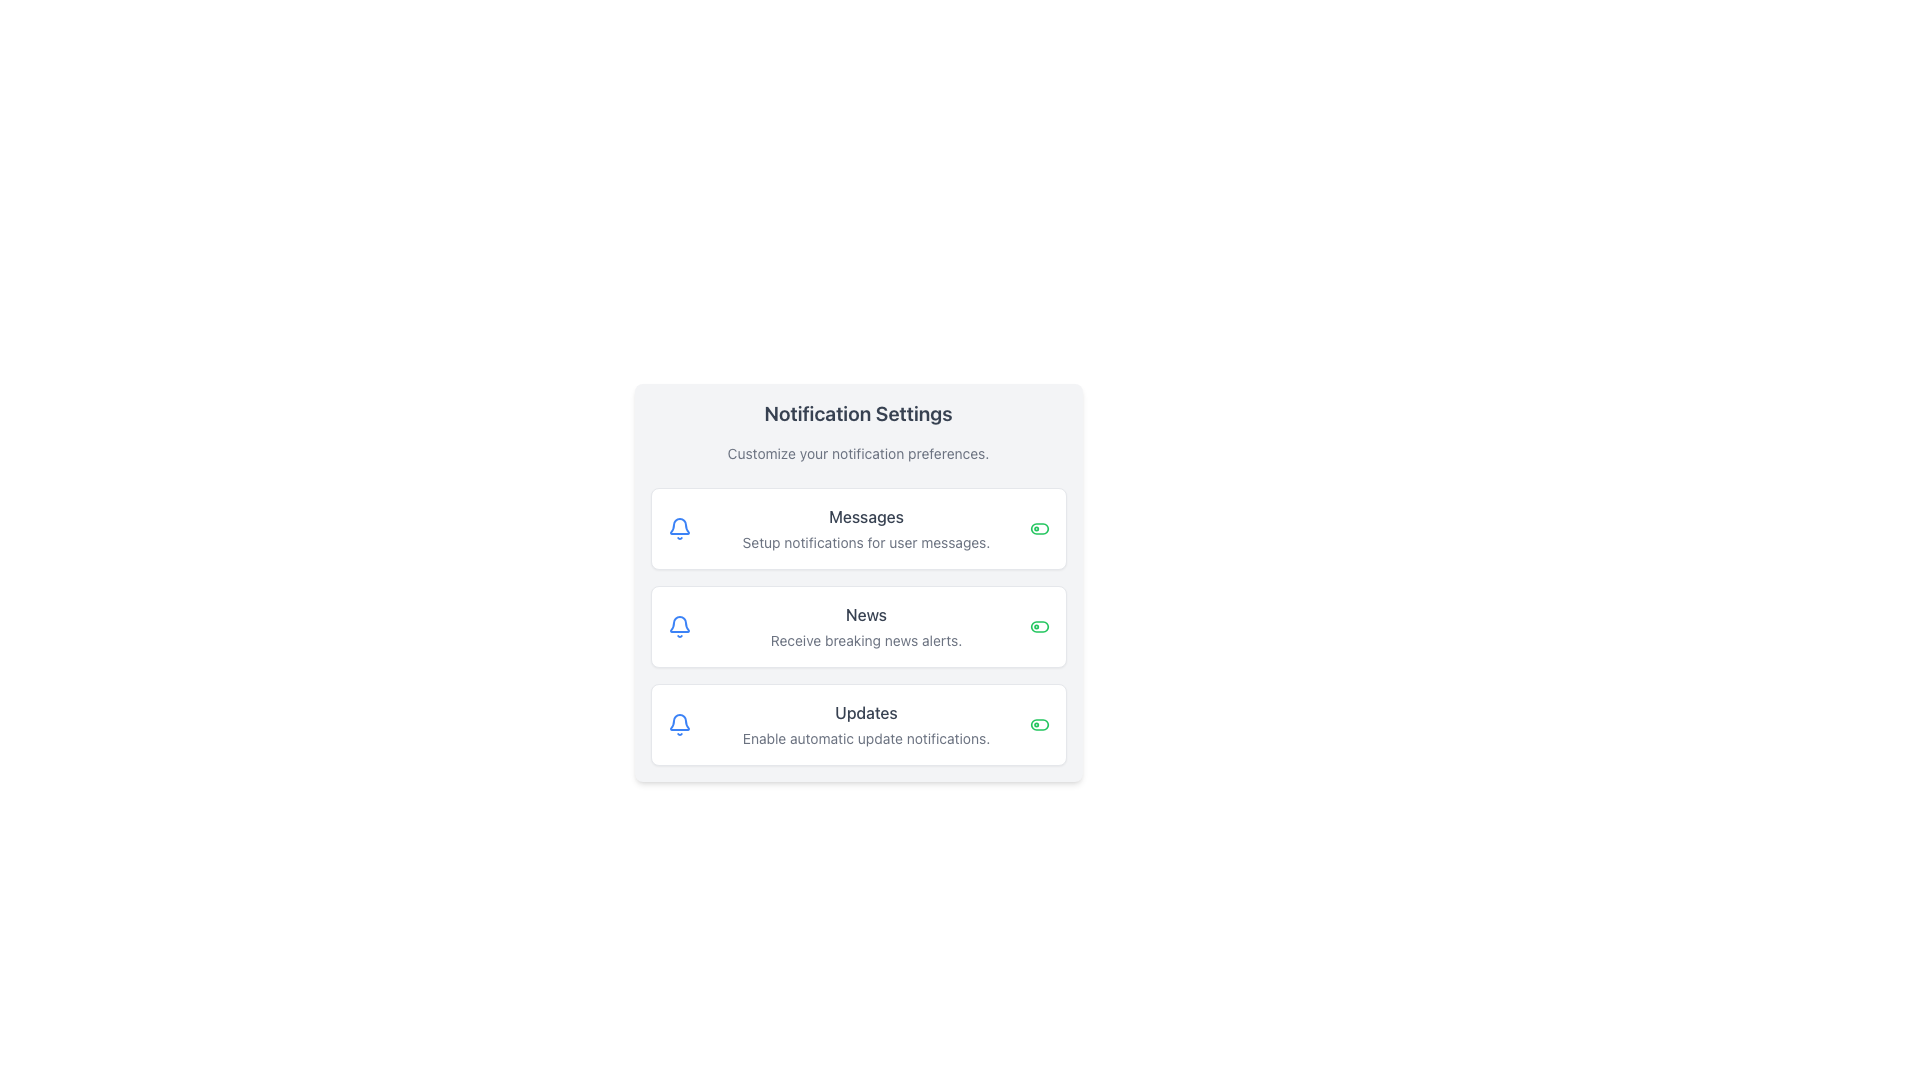  I want to click on the Updates icon in the Notification Settings panel, located on the third row to the left of the text 'Updates', so click(679, 725).